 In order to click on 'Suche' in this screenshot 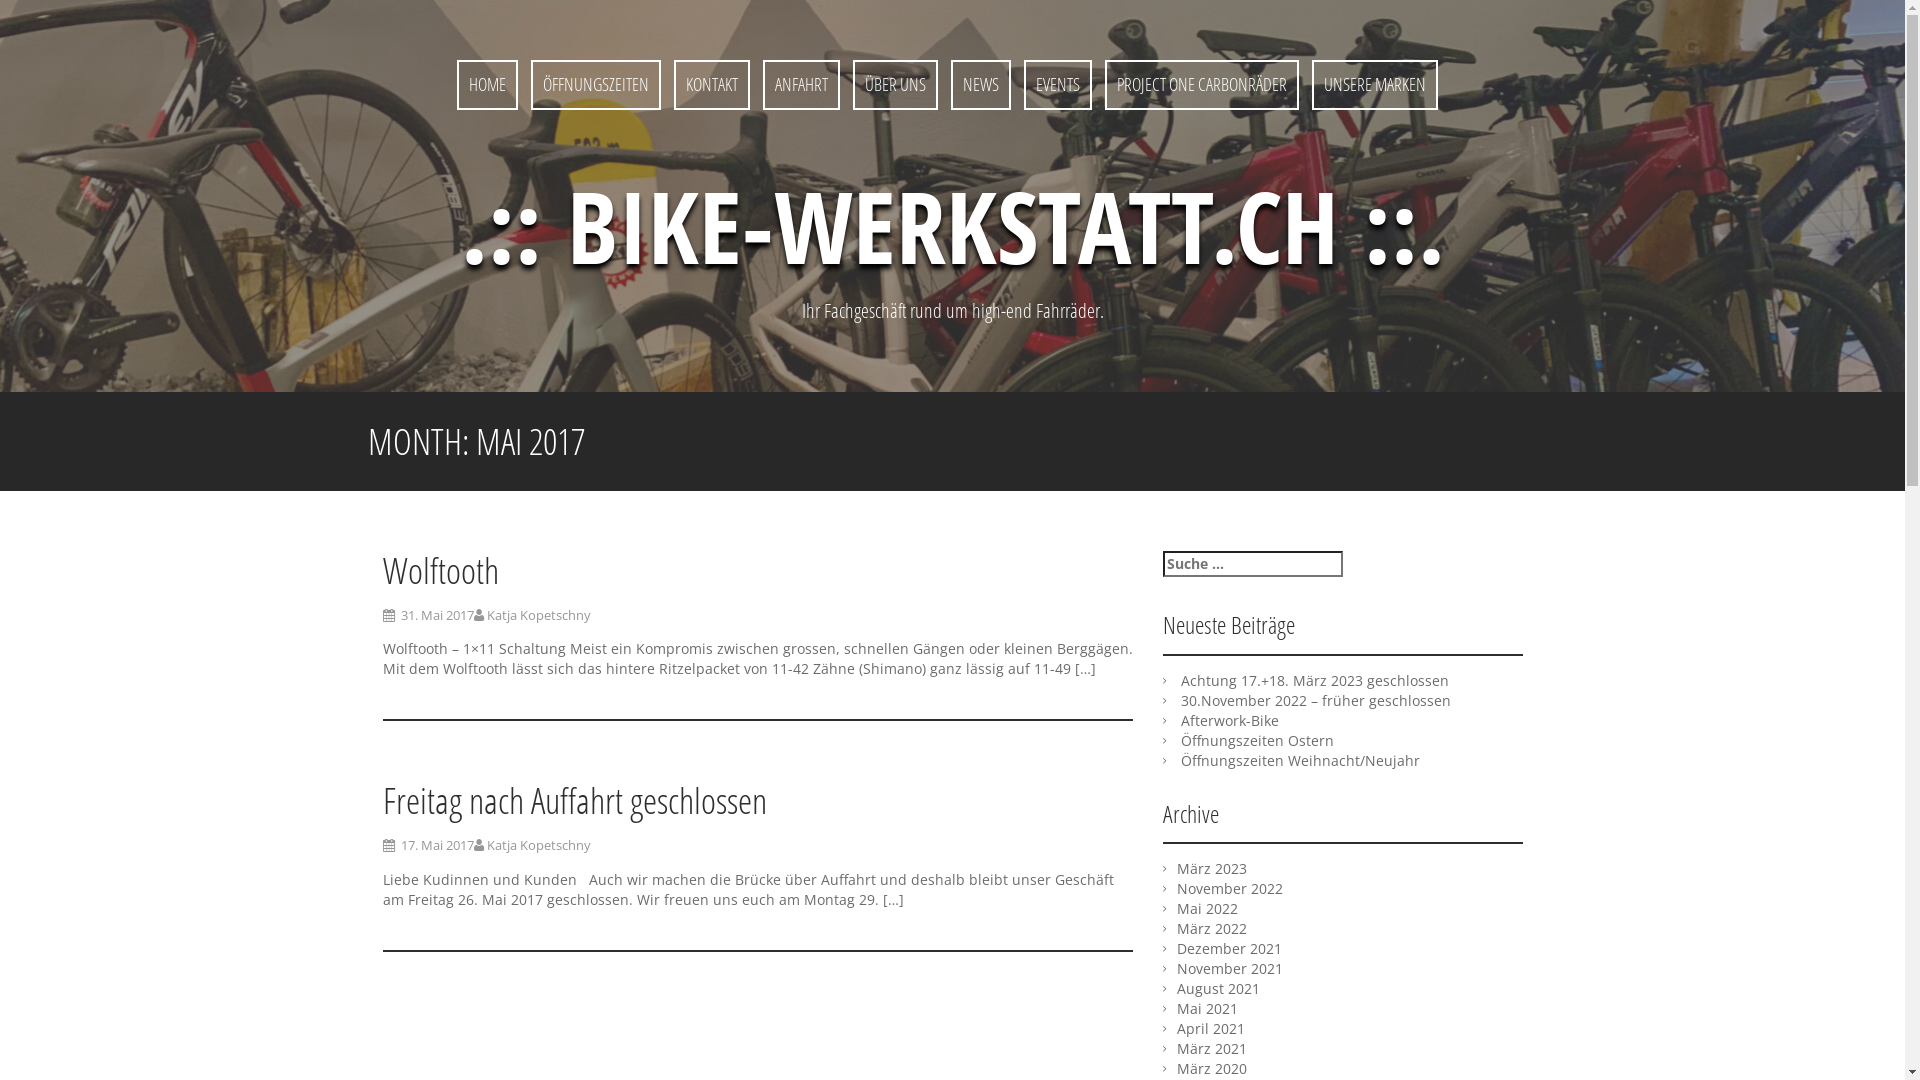, I will do `click(28, 12)`.